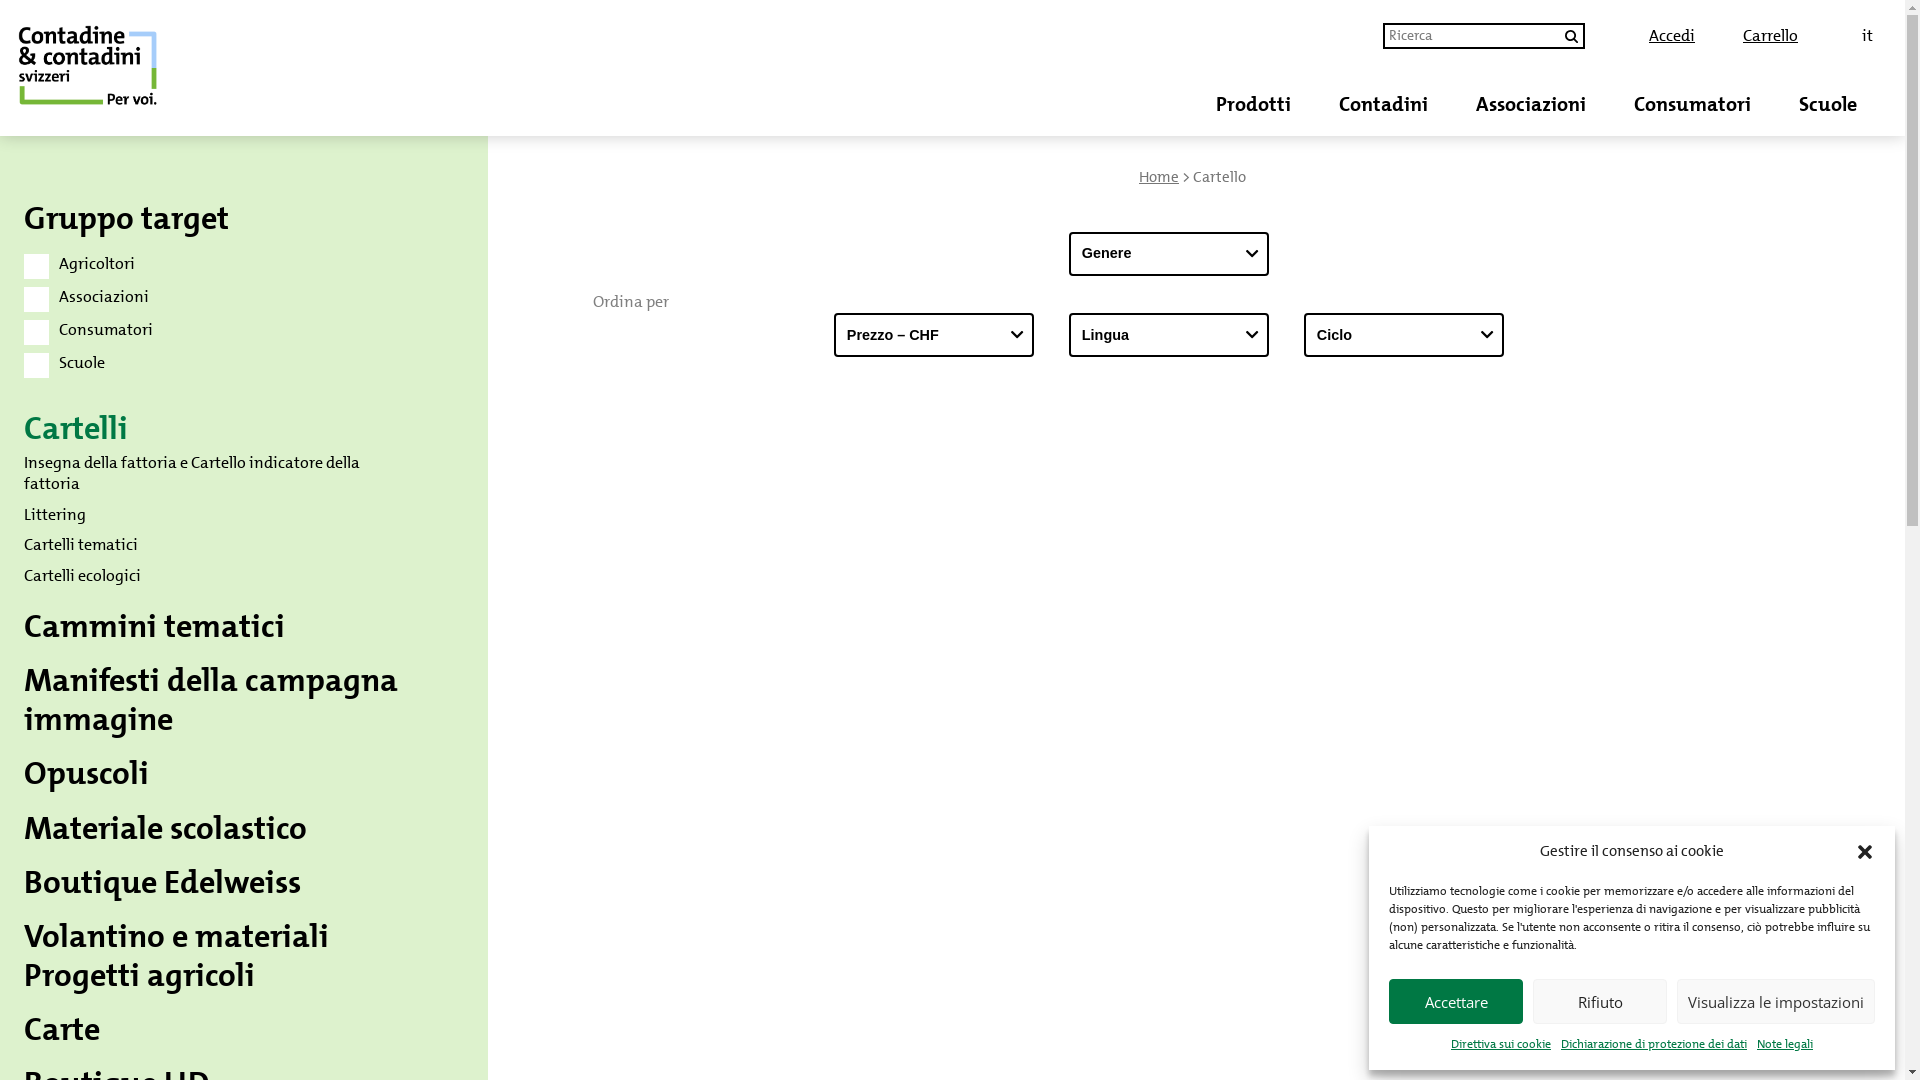 This screenshot has height=1080, width=1920. I want to click on 'Ciclo', so click(1402, 334).